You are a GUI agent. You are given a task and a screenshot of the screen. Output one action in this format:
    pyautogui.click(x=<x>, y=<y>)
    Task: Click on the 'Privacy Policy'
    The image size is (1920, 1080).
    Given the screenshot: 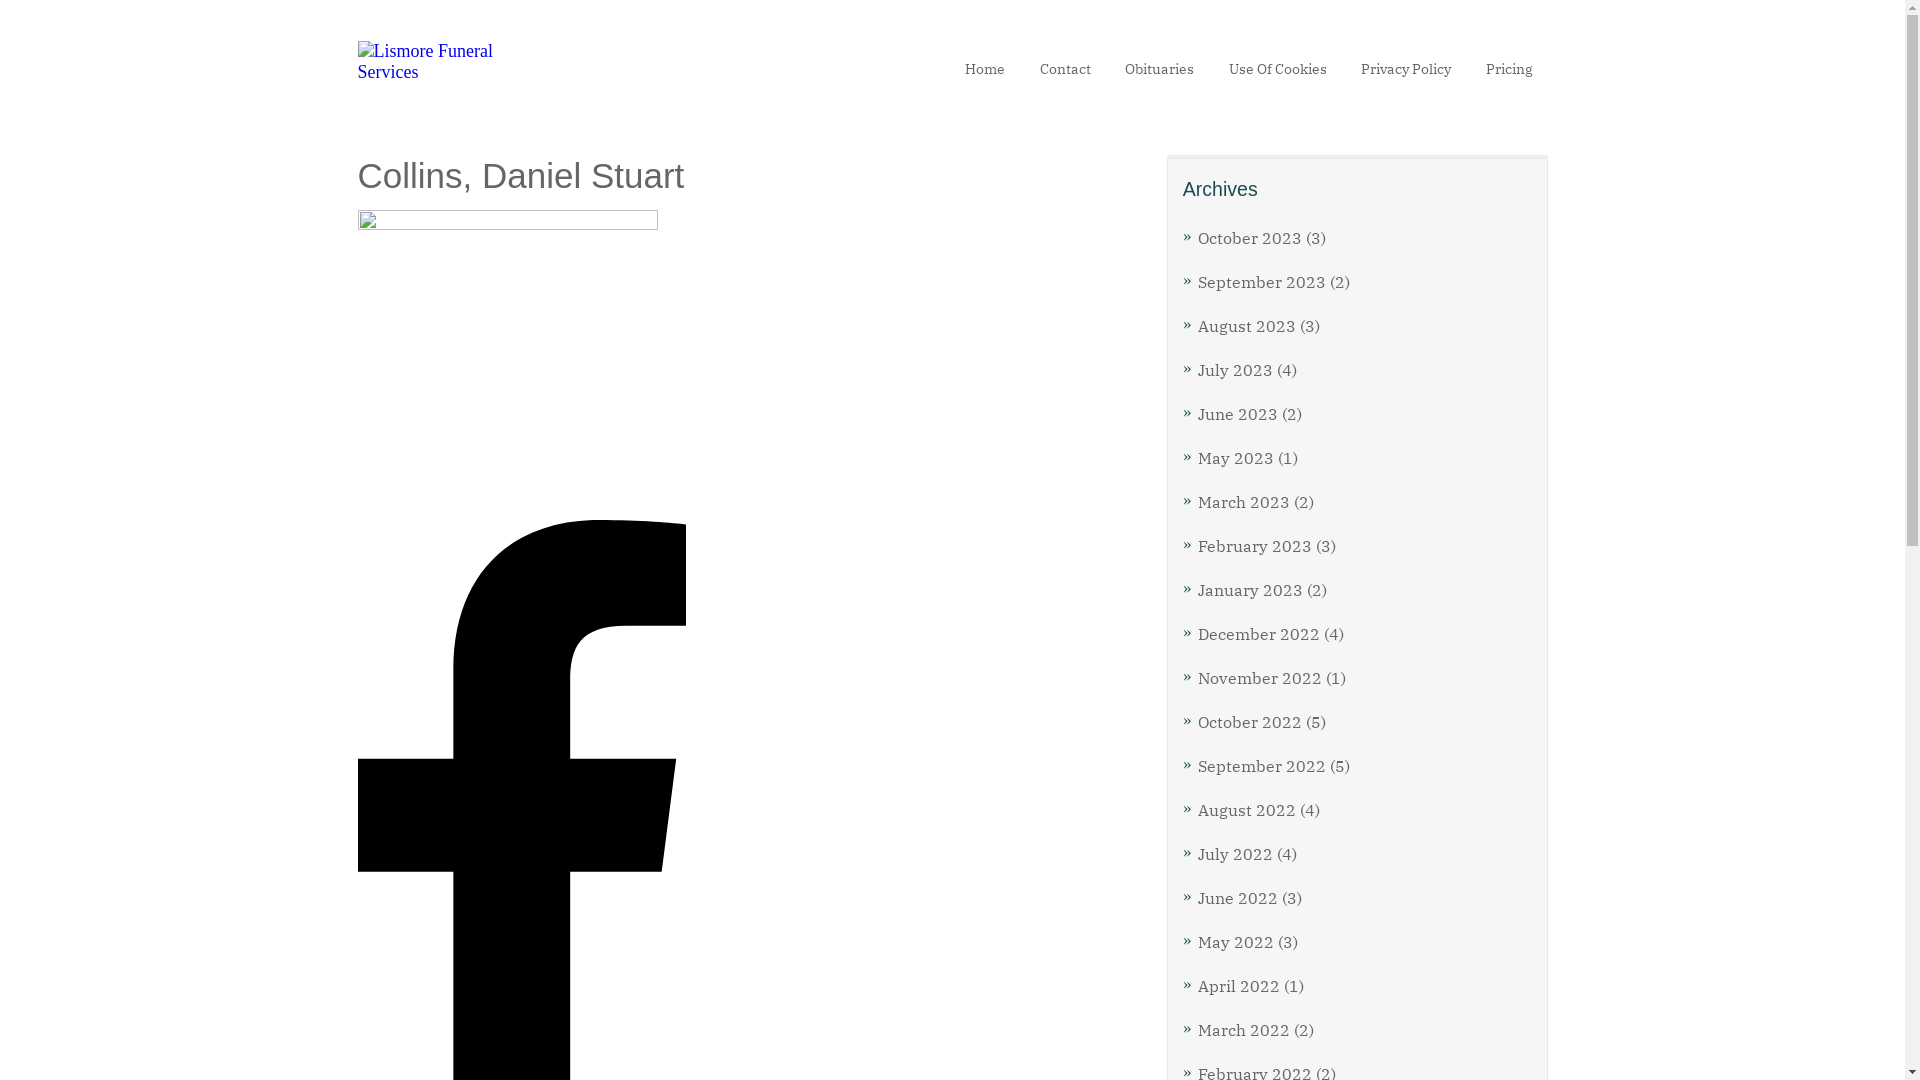 What is the action you would take?
    pyautogui.click(x=1405, y=68)
    